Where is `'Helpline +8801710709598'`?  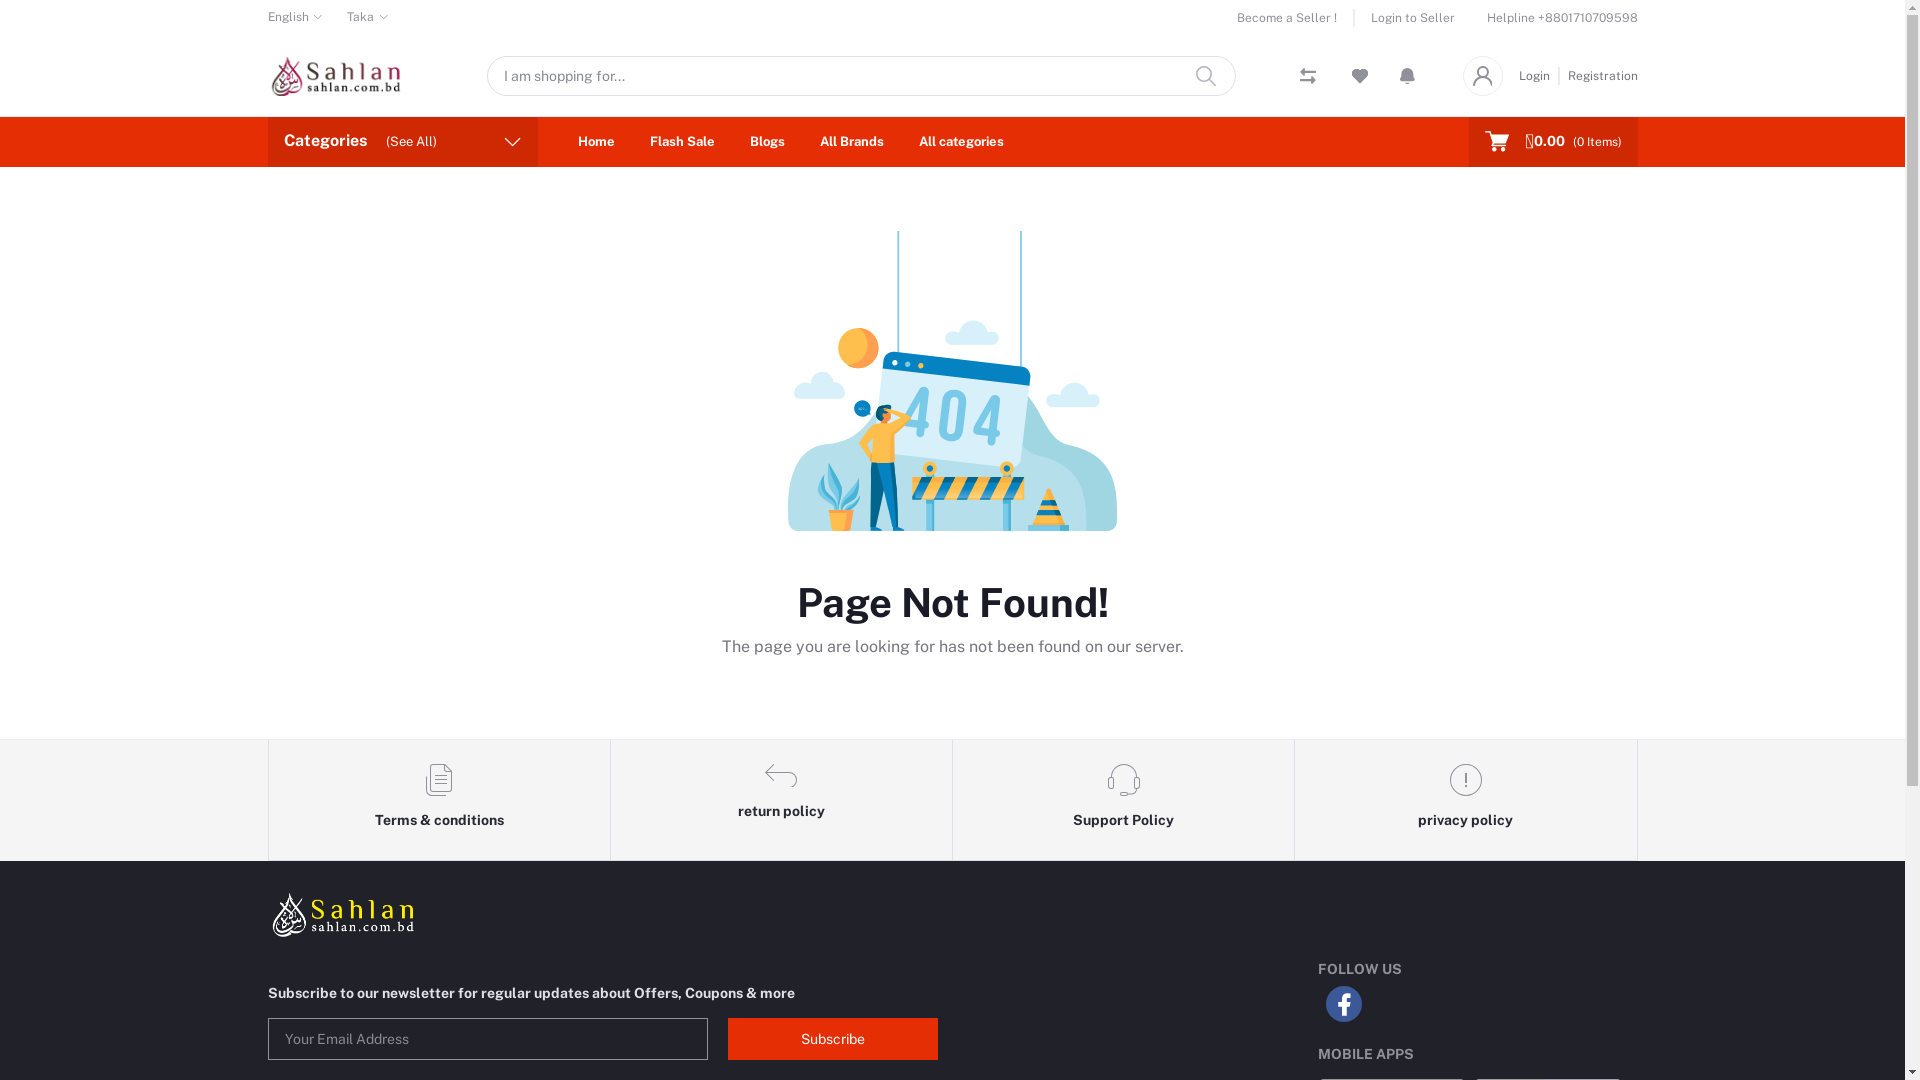 'Helpline +8801710709598' is located at coordinates (1560, 18).